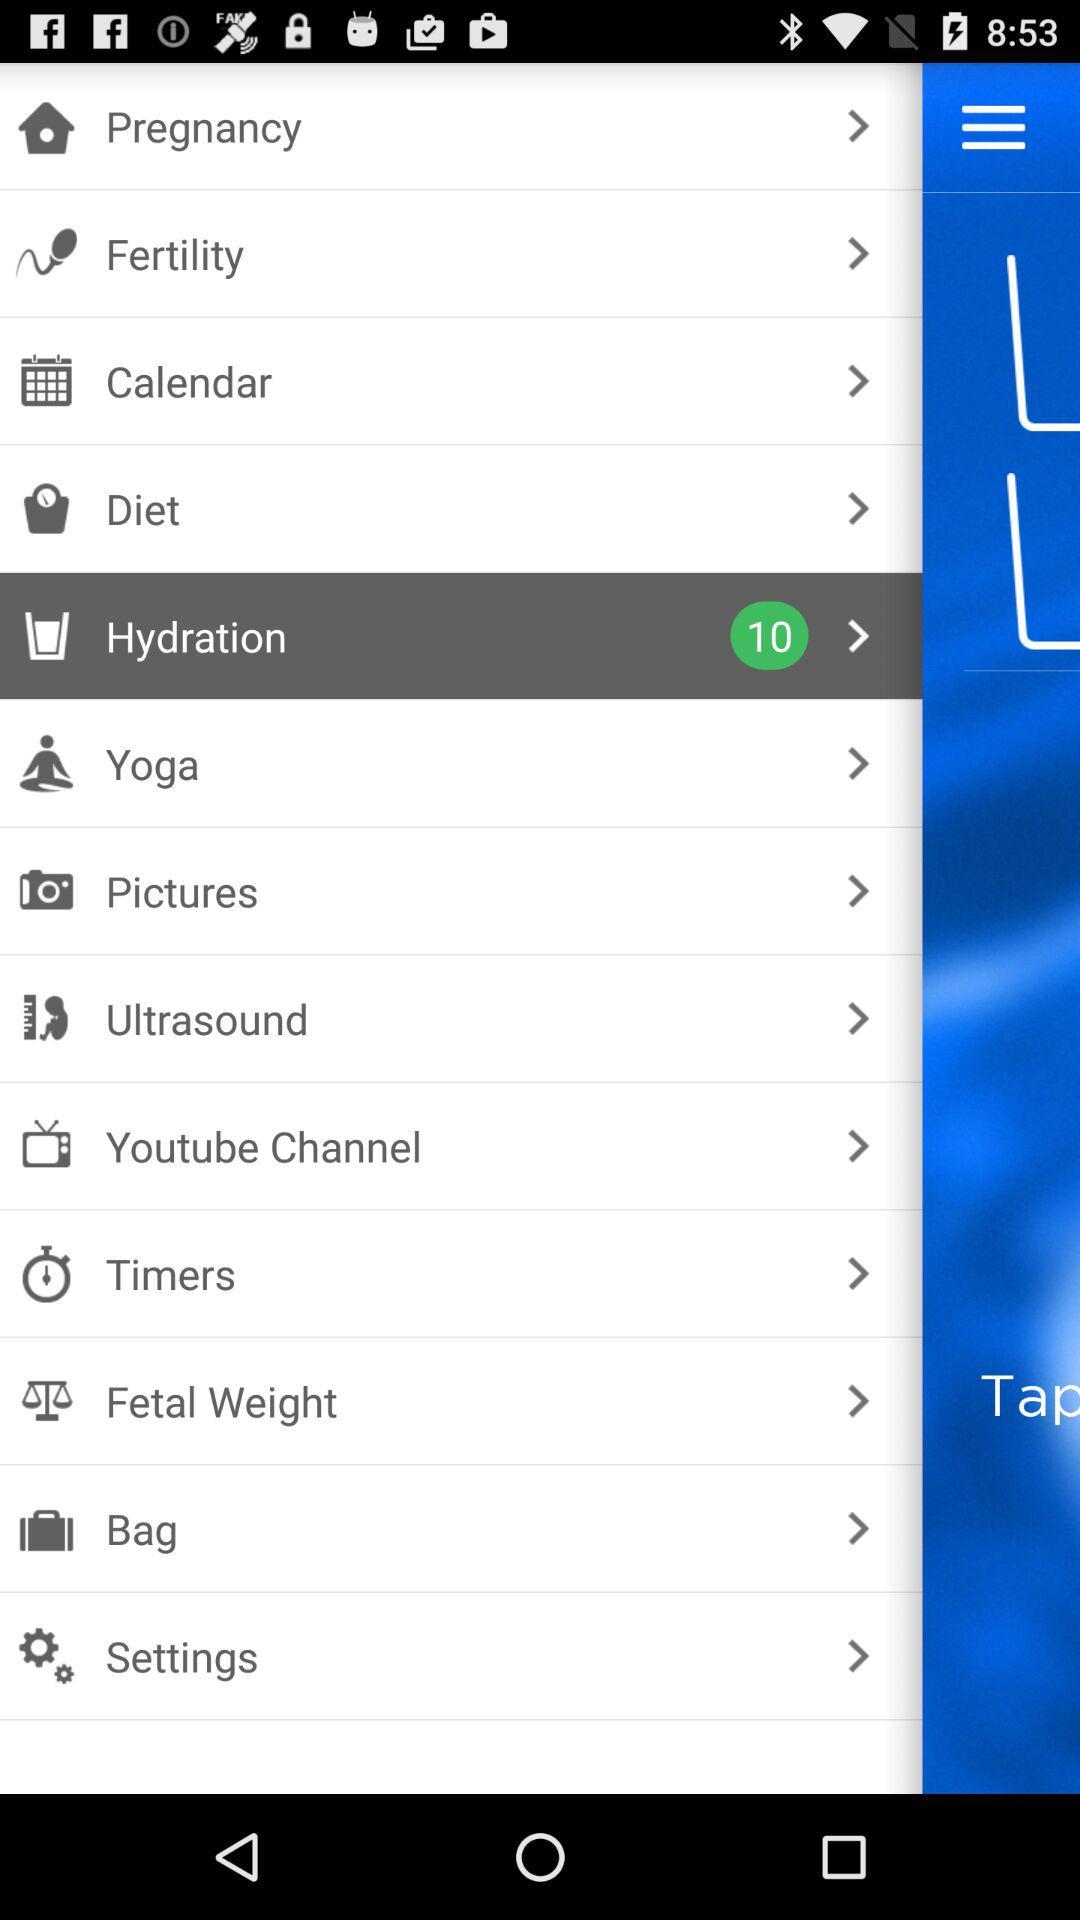  Describe the element at coordinates (417, 634) in the screenshot. I see `the hydration item` at that location.